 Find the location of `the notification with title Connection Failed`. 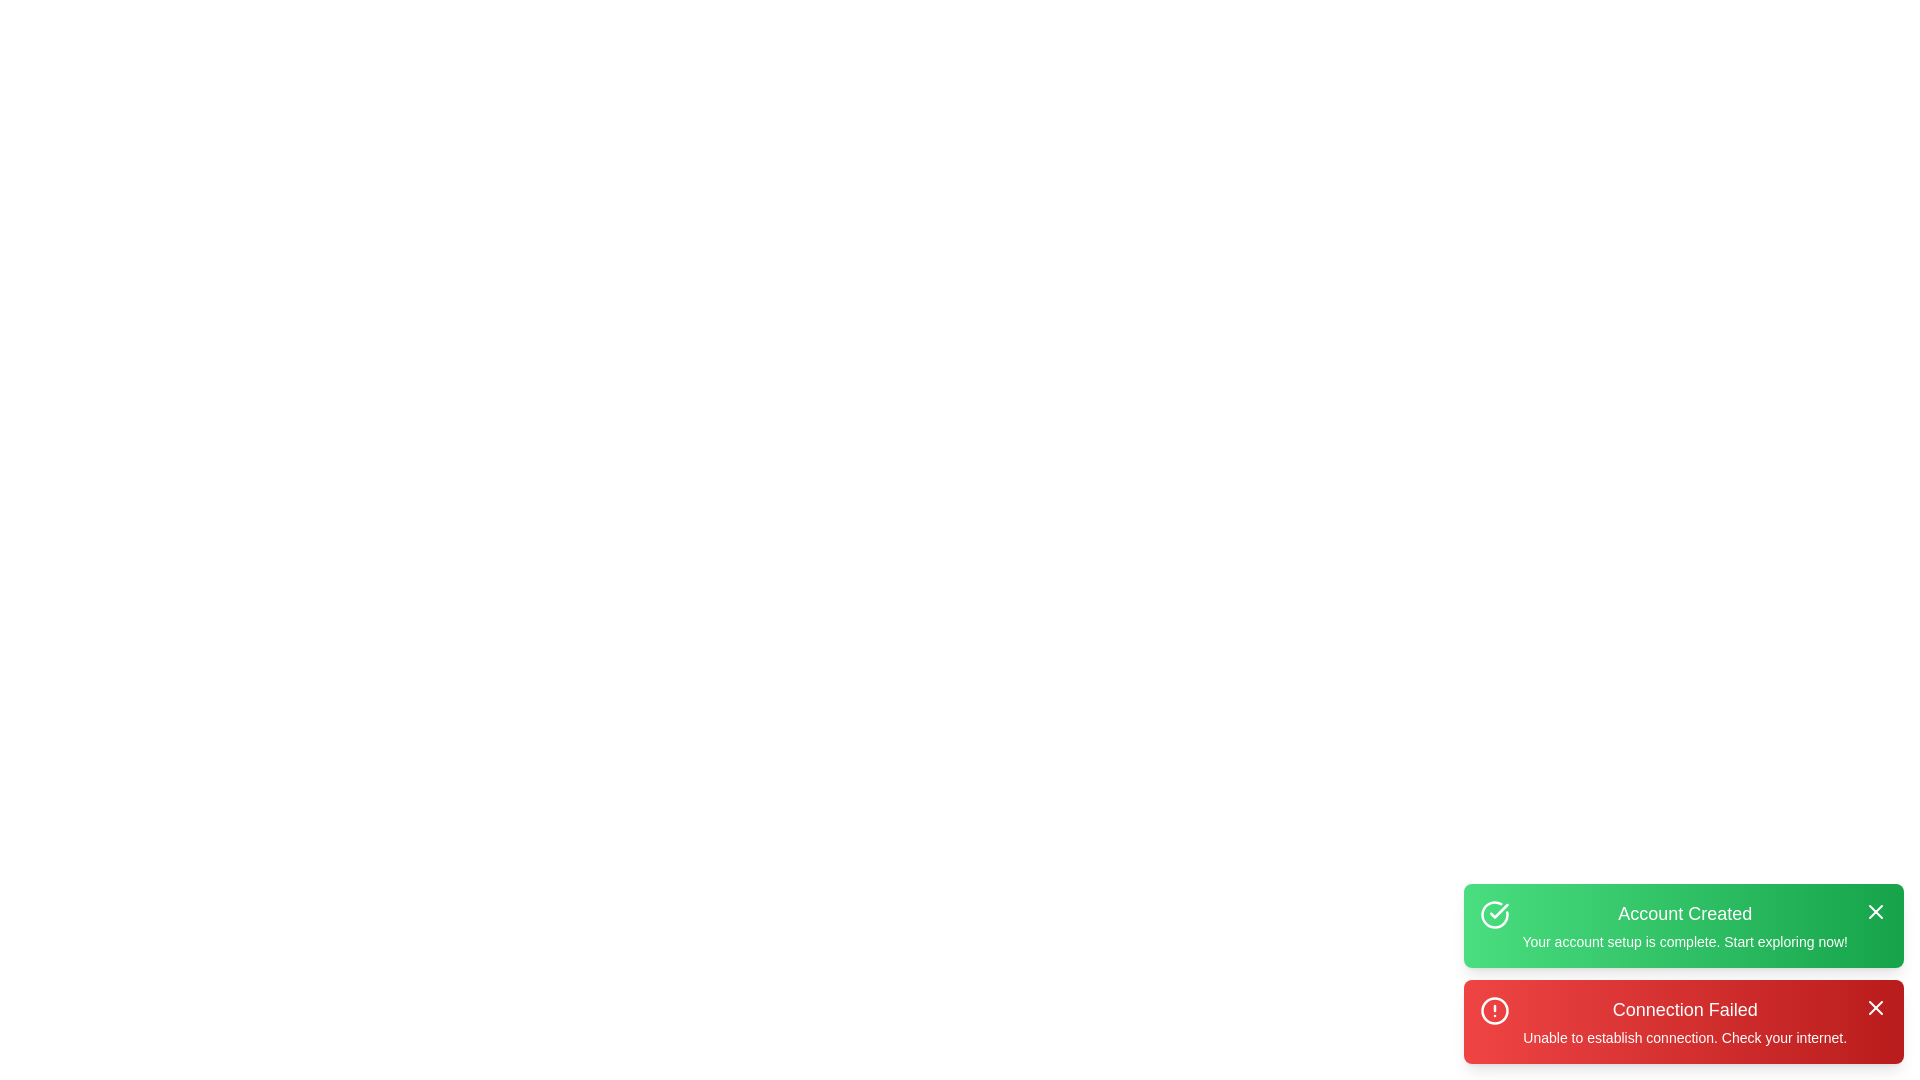

the notification with title Connection Failed is located at coordinates (1683, 1022).